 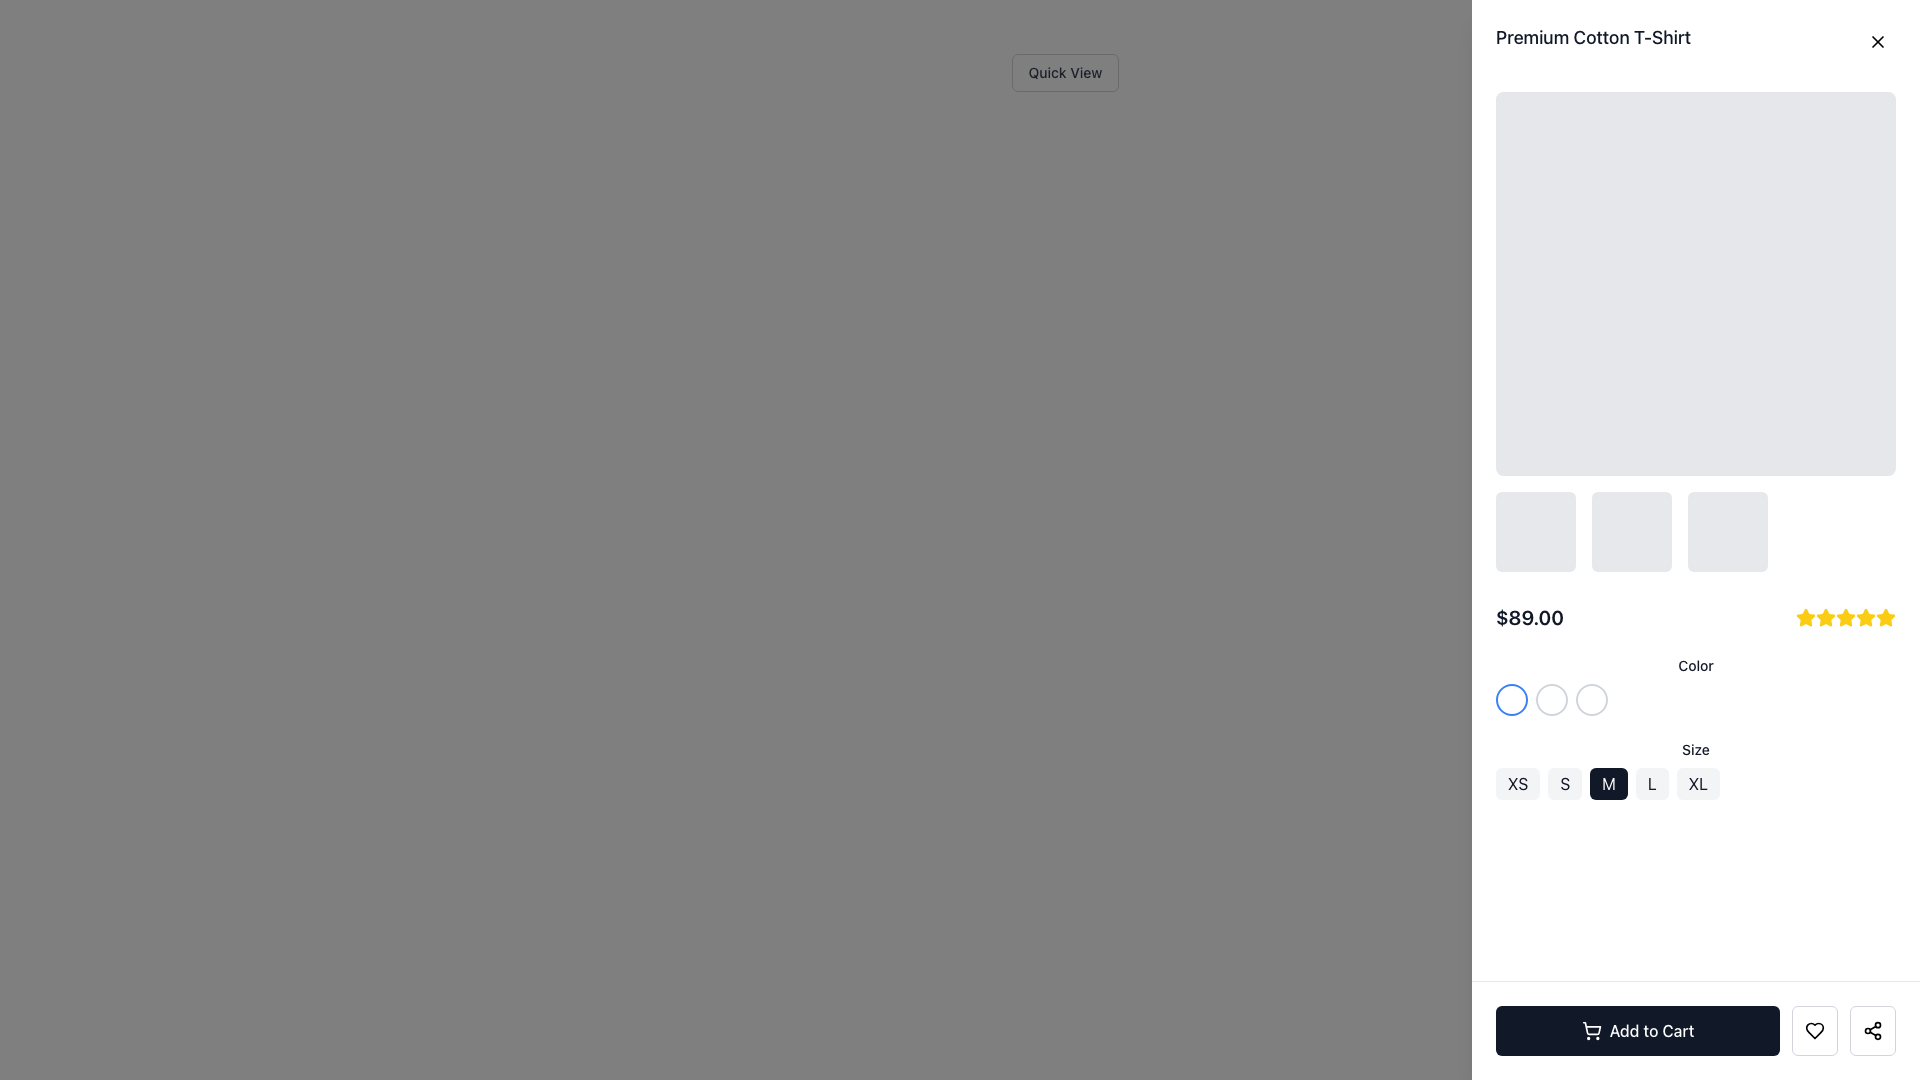 I want to click on the interactive button with a heart-shaped icon located to the right of the 'Add to Cart' button, so click(x=1814, y=1030).